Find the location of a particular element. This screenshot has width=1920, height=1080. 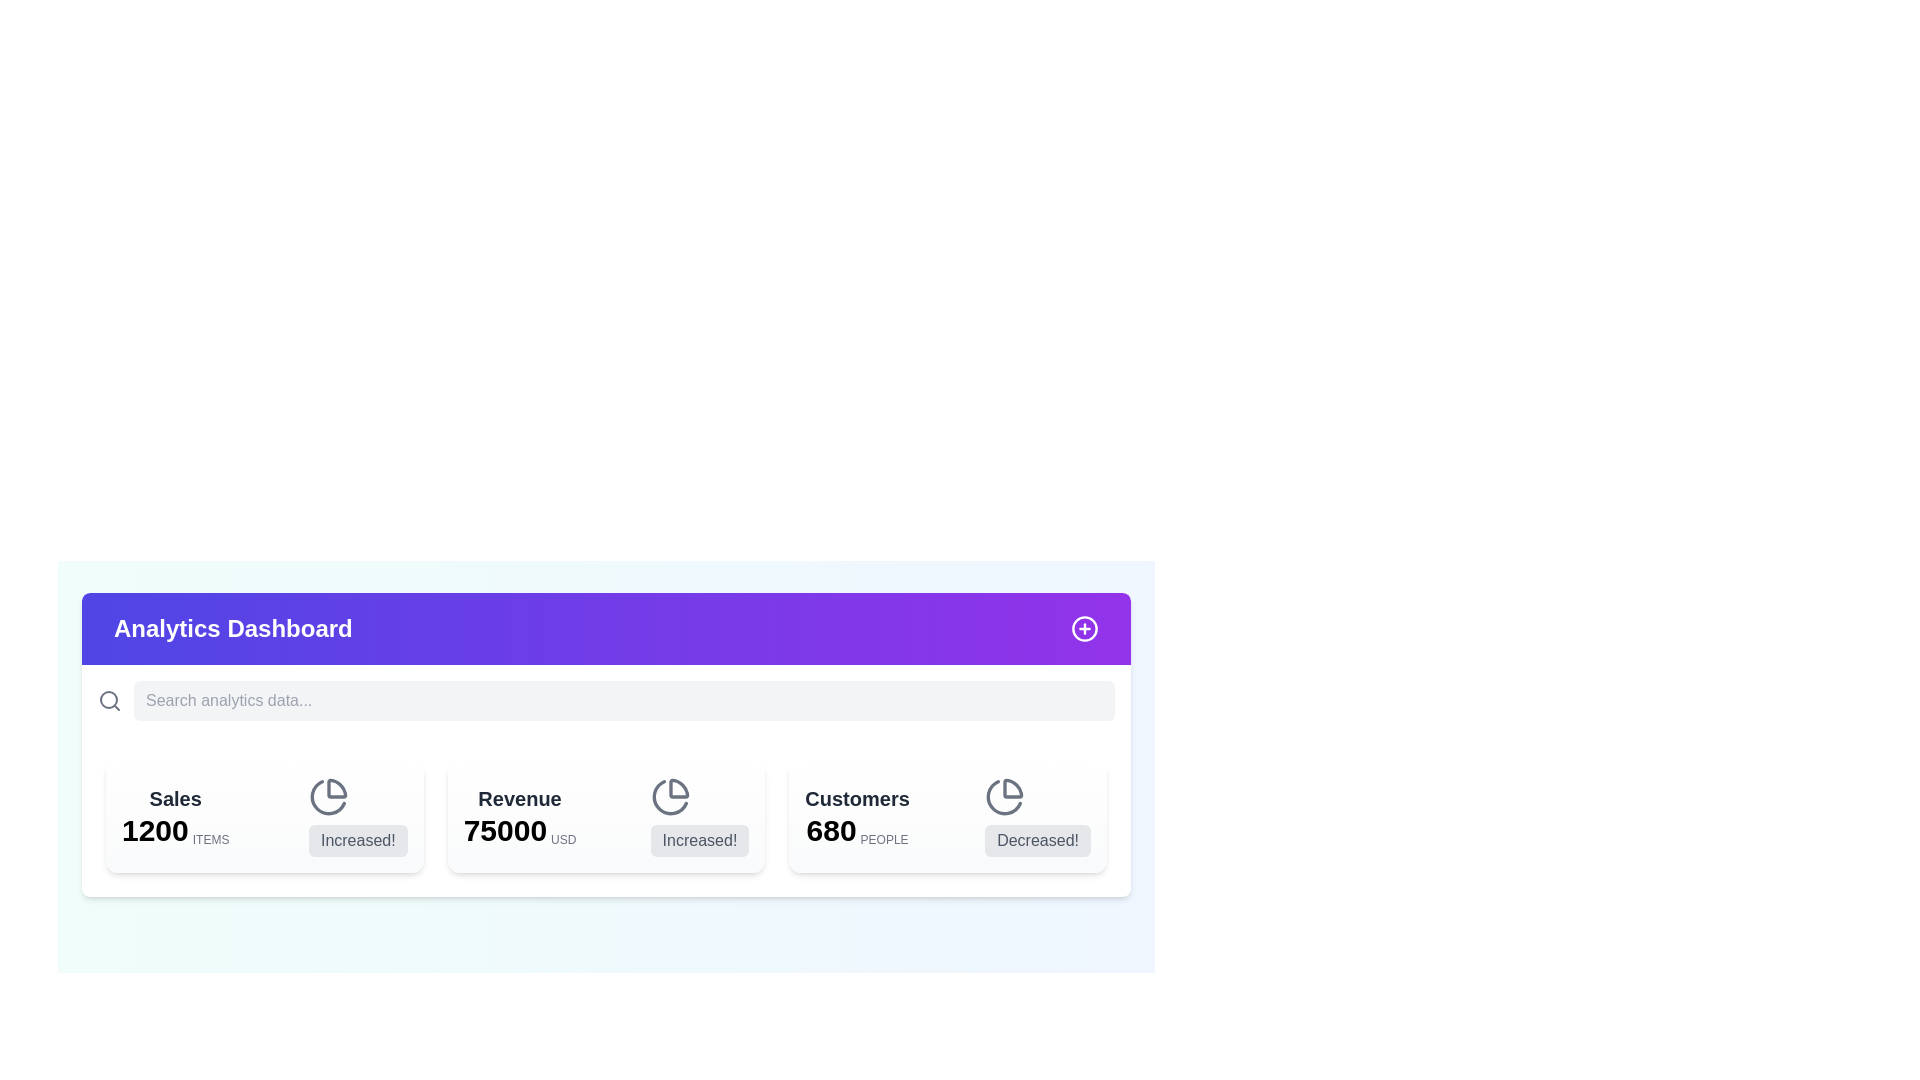

text label displaying 'Increased!' in a light gray background on the dashboard card titled 'Sales' is located at coordinates (358, 840).